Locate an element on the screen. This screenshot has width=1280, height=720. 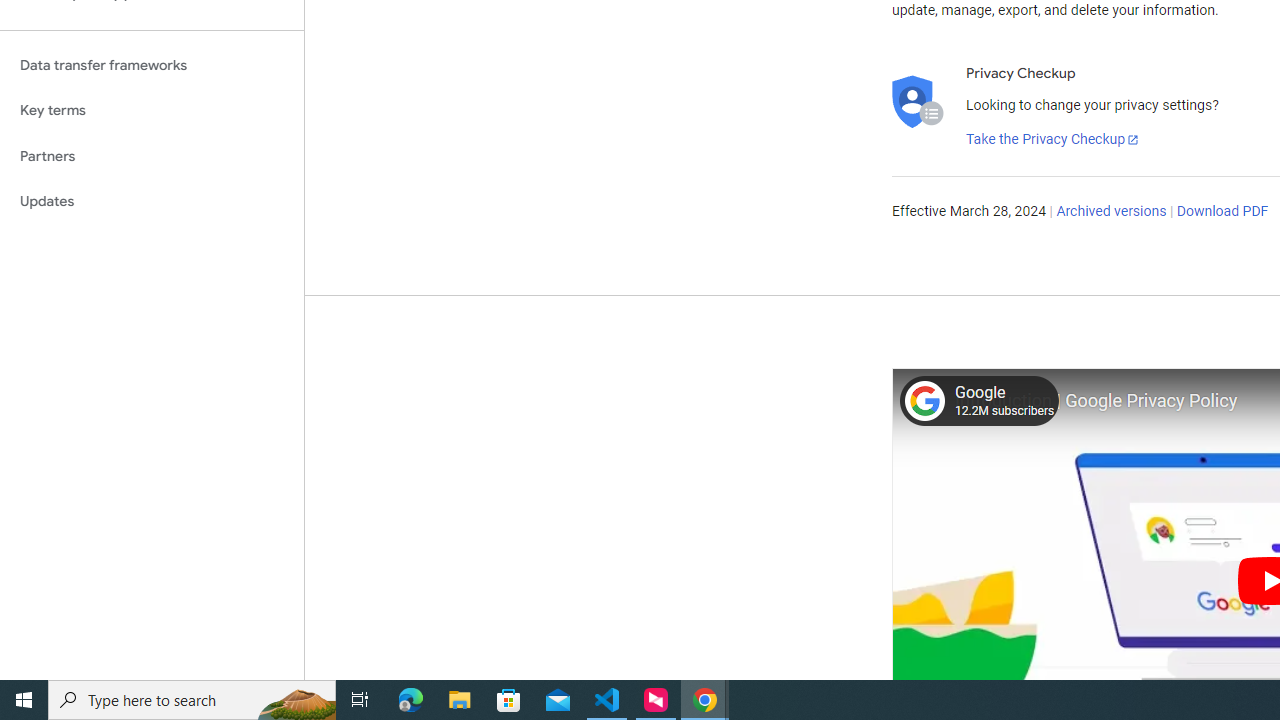
'Data transfer frameworks' is located at coordinates (151, 64).